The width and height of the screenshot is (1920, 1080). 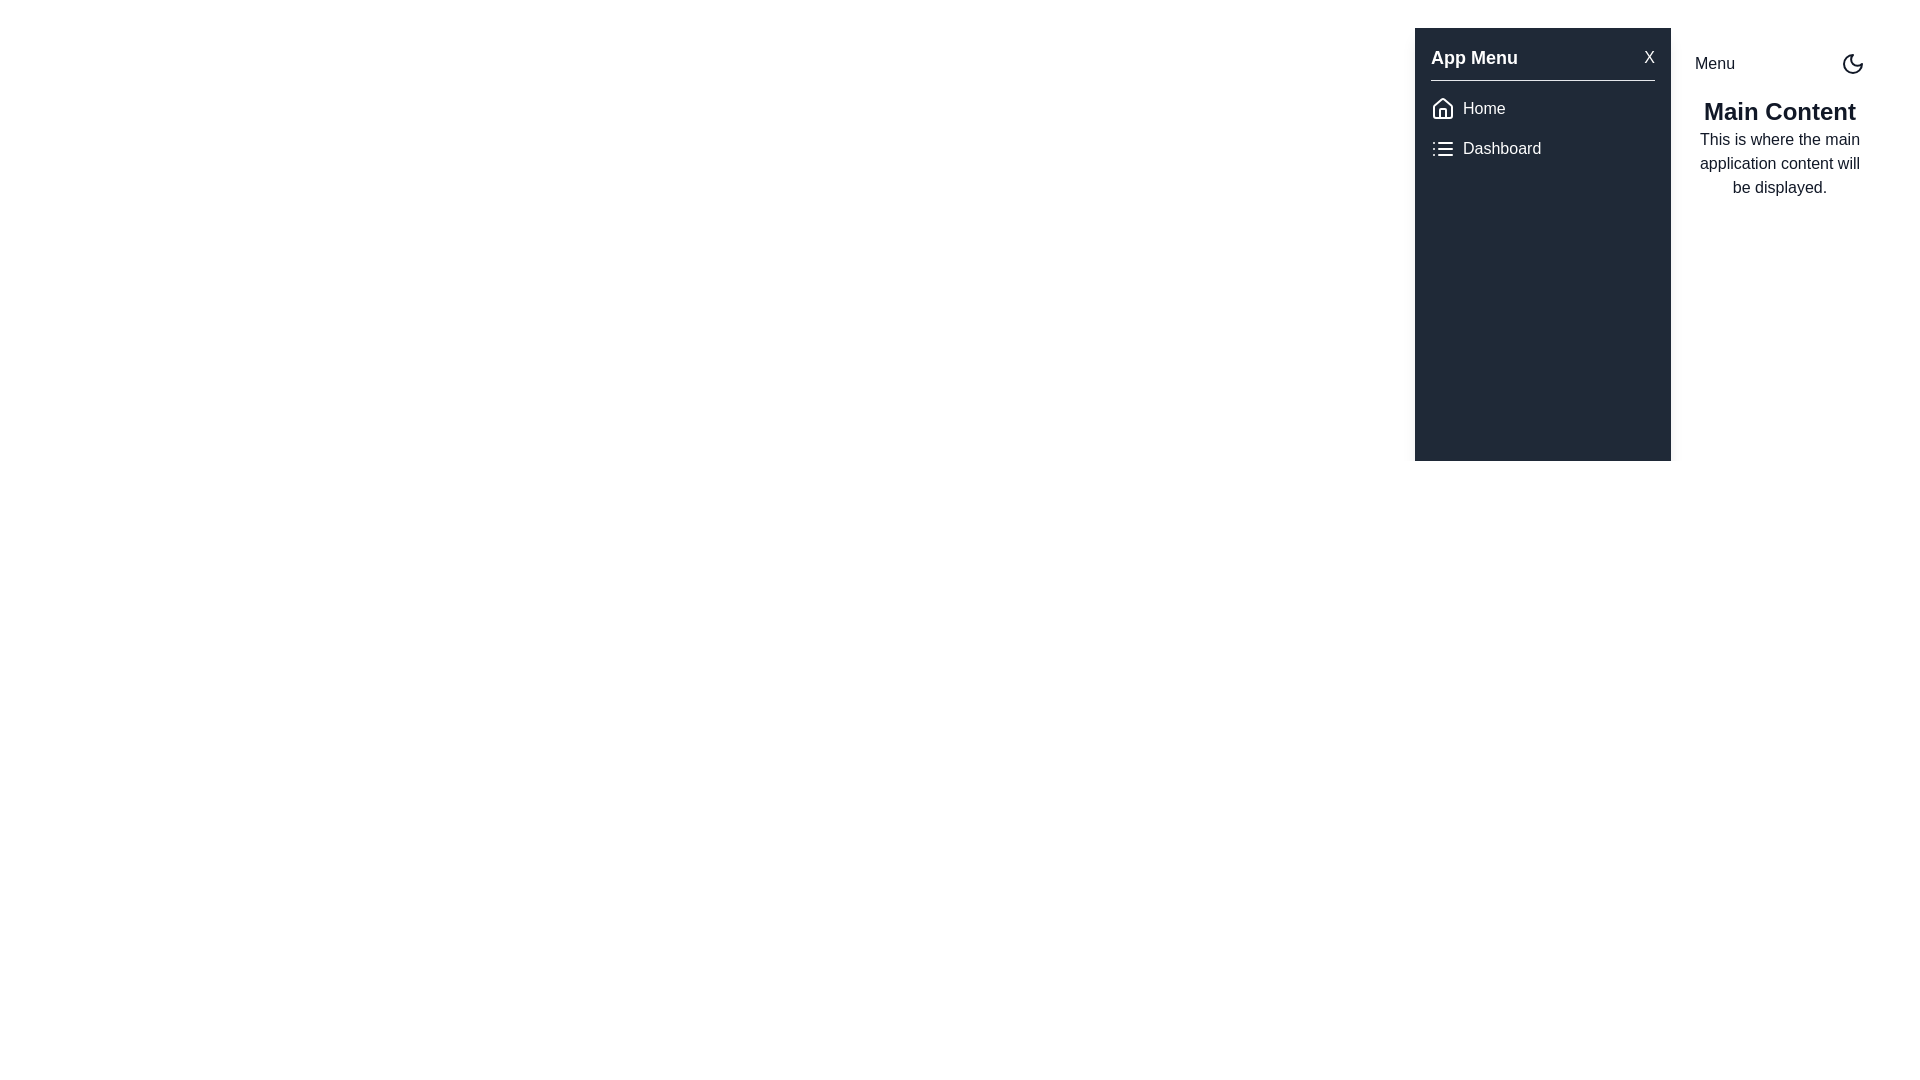 I want to click on the 'Menu' text label located in the top-right corner of the application, so click(x=1713, y=63).